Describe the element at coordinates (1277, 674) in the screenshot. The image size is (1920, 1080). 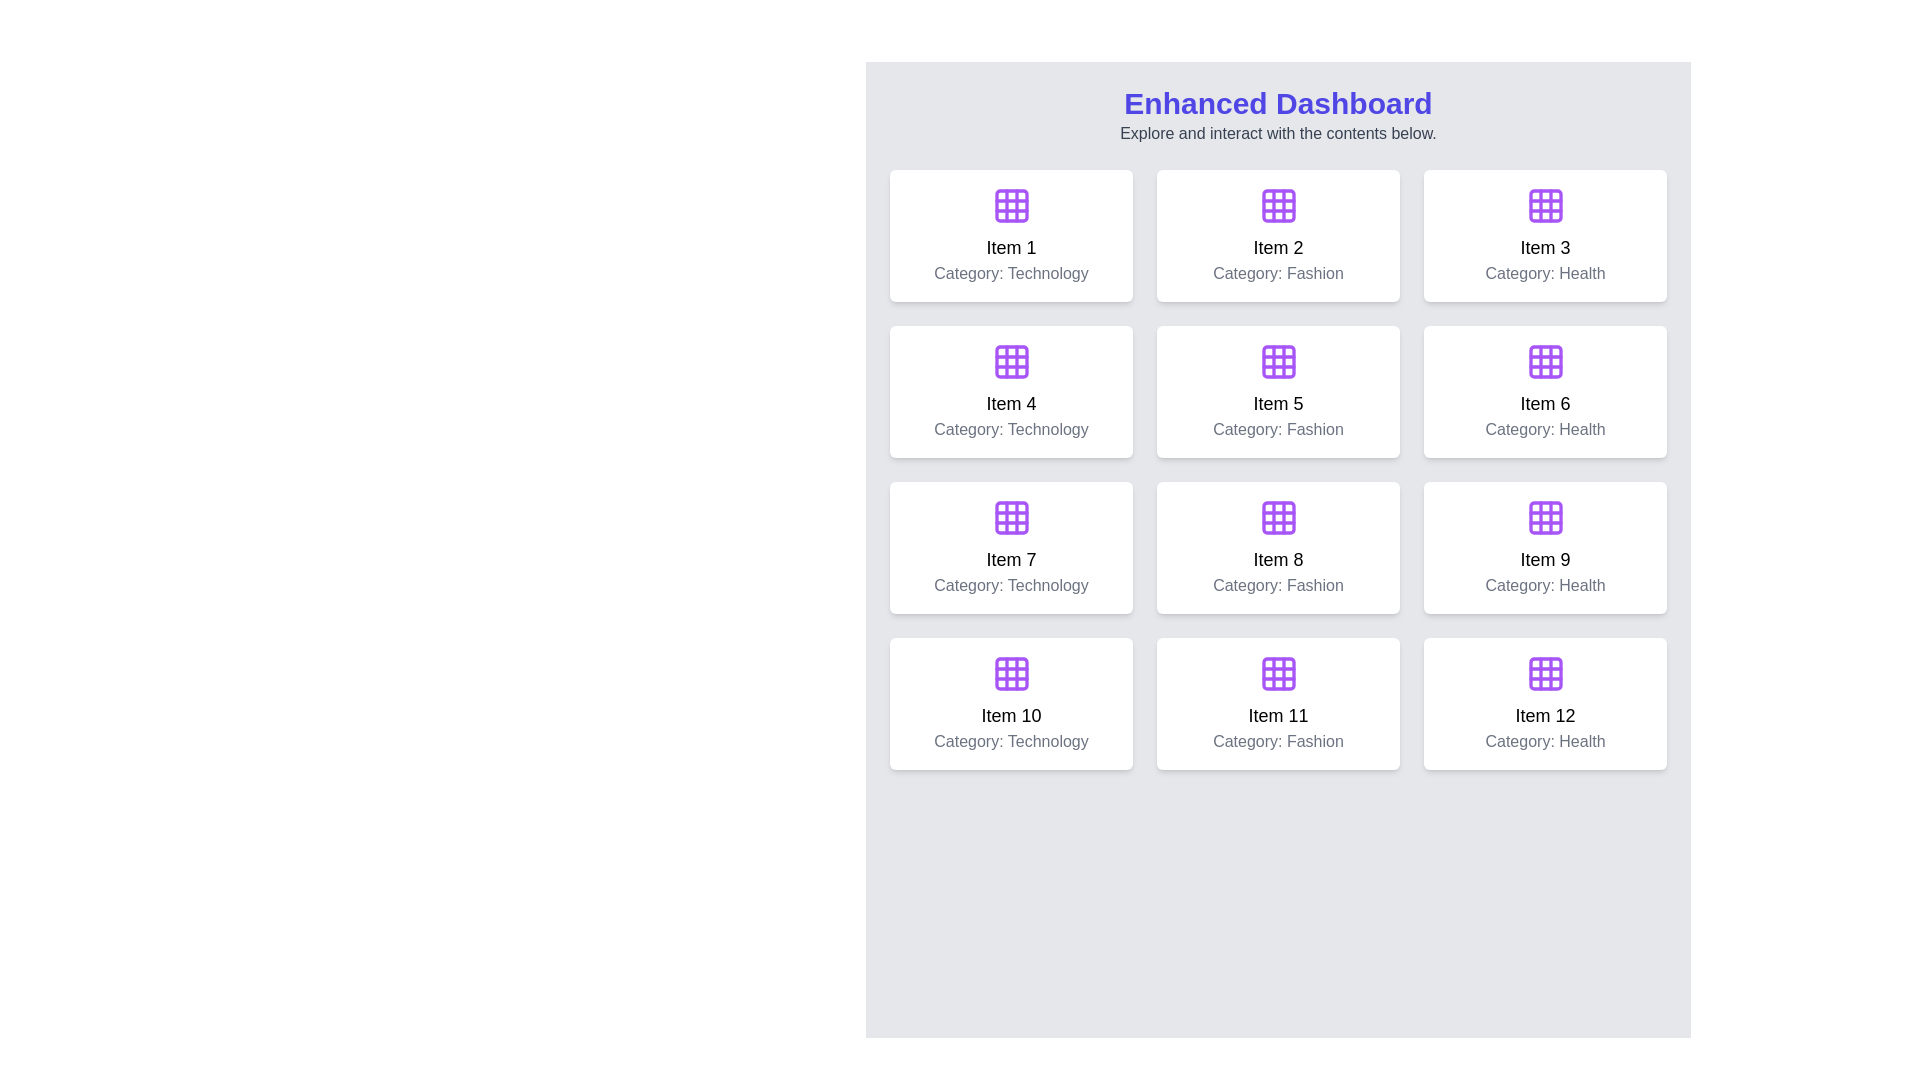
I see `the center cell of the 3x3 grid icon component located in the second column of the fourth row of the dashboard interface` at that location.